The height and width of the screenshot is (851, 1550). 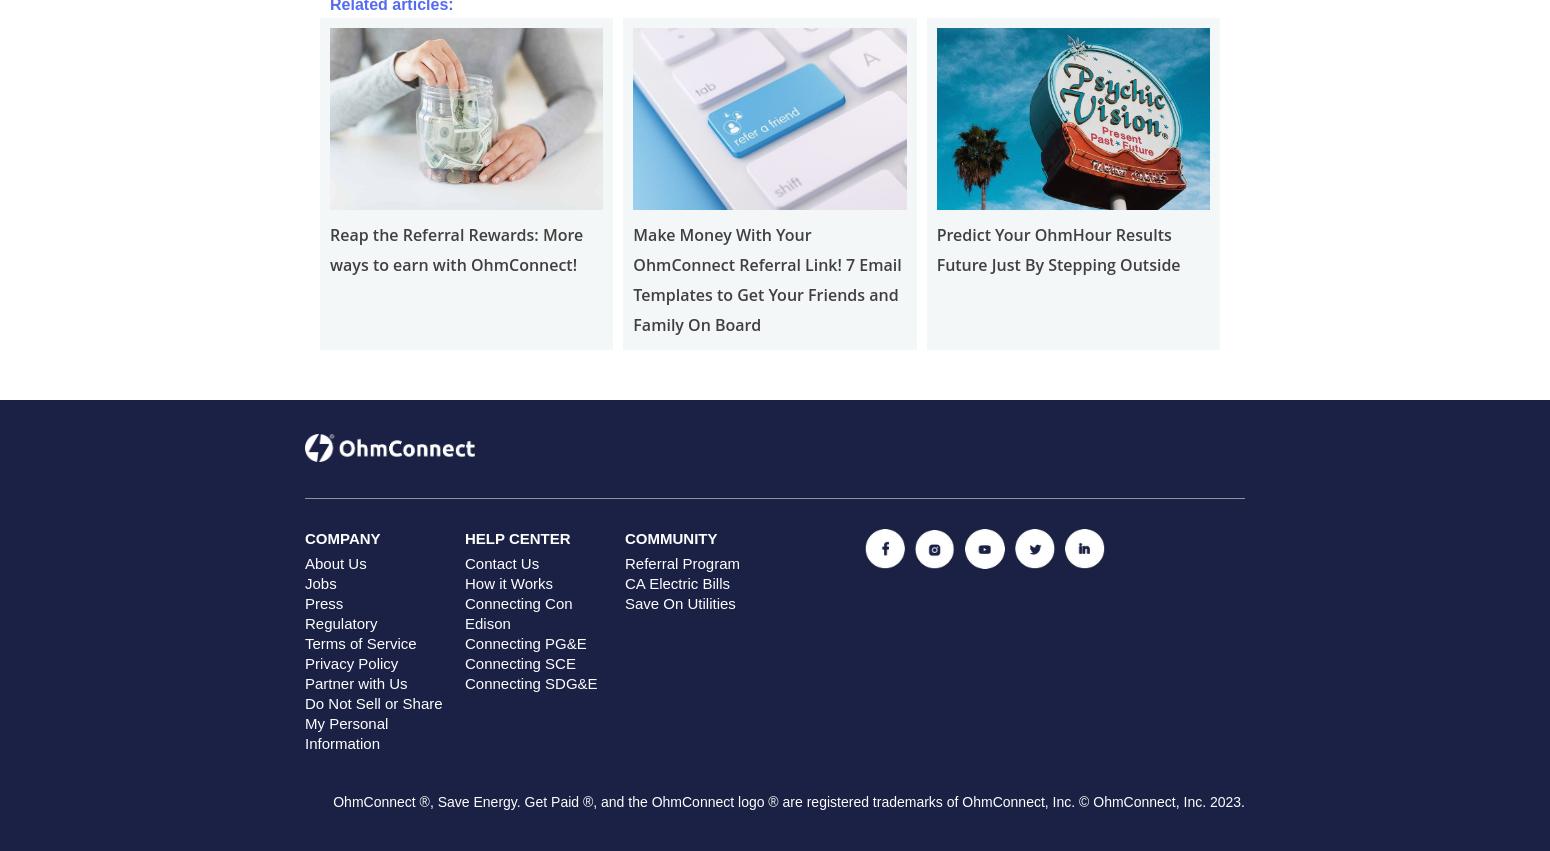 What do you see at coordinates (678, 603) in the screenshot?
I see `'Save On Utilities'` at bounding box center [678, 603].